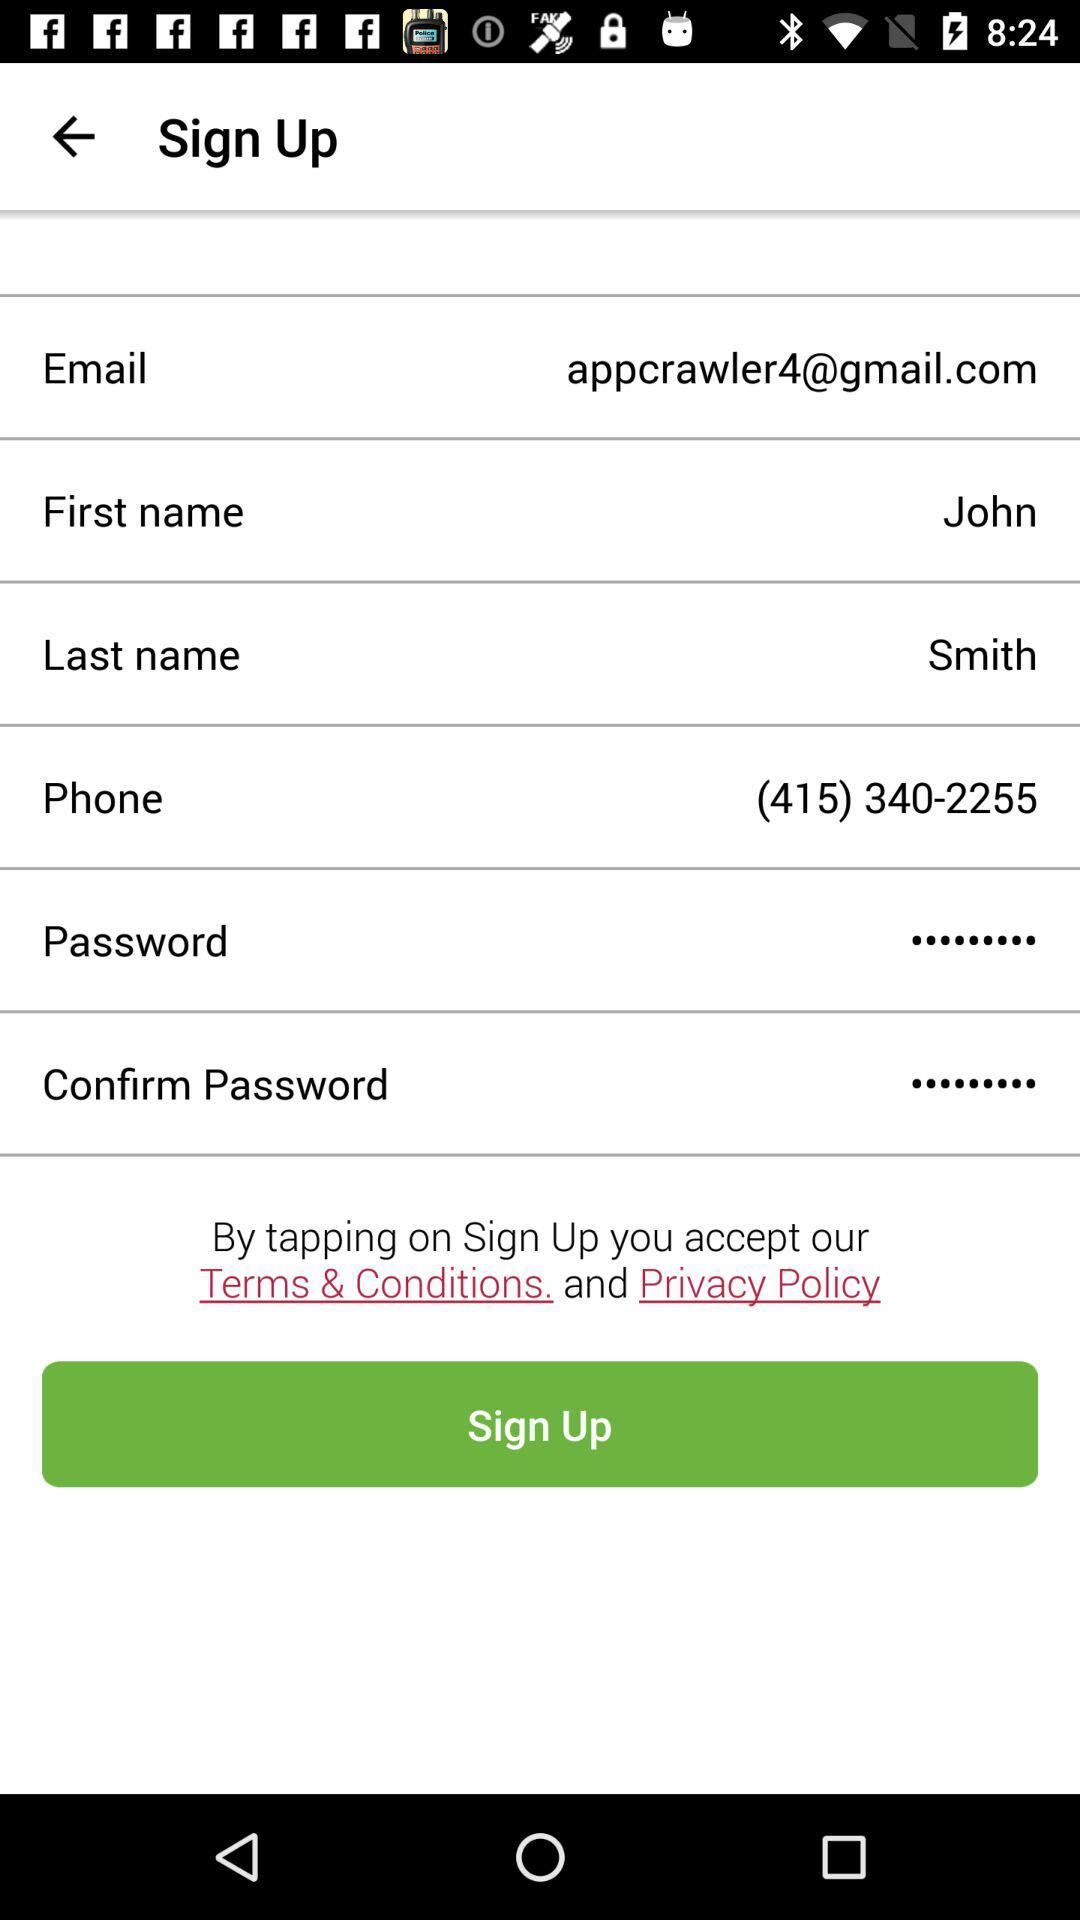  Describe the element at coordinates (72, 135) in the screenshot. I see `the icon next to sign up icon` at that location.